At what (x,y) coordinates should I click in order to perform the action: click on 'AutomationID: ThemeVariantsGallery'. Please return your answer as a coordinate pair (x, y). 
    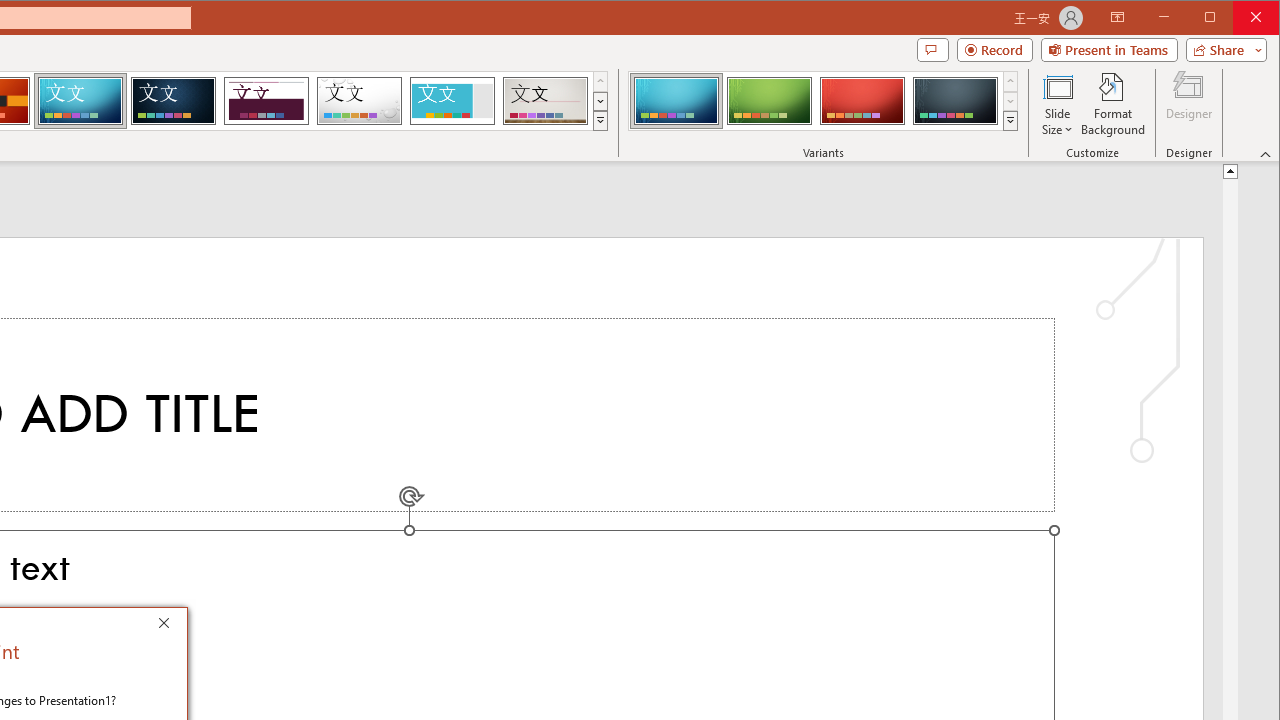
    Looking at the image, I should click on (824, 101).